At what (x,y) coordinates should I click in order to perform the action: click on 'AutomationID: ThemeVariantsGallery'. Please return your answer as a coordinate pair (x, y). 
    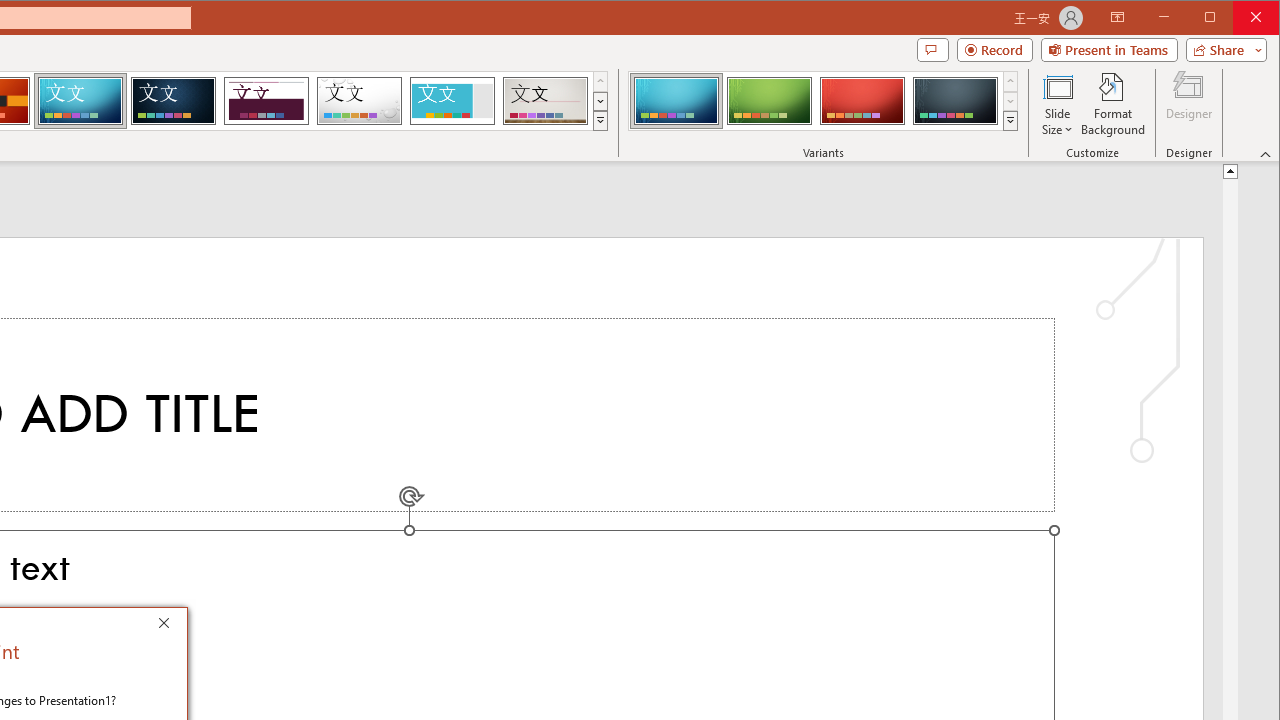
    Looking at the image, I should click on (824, 101).